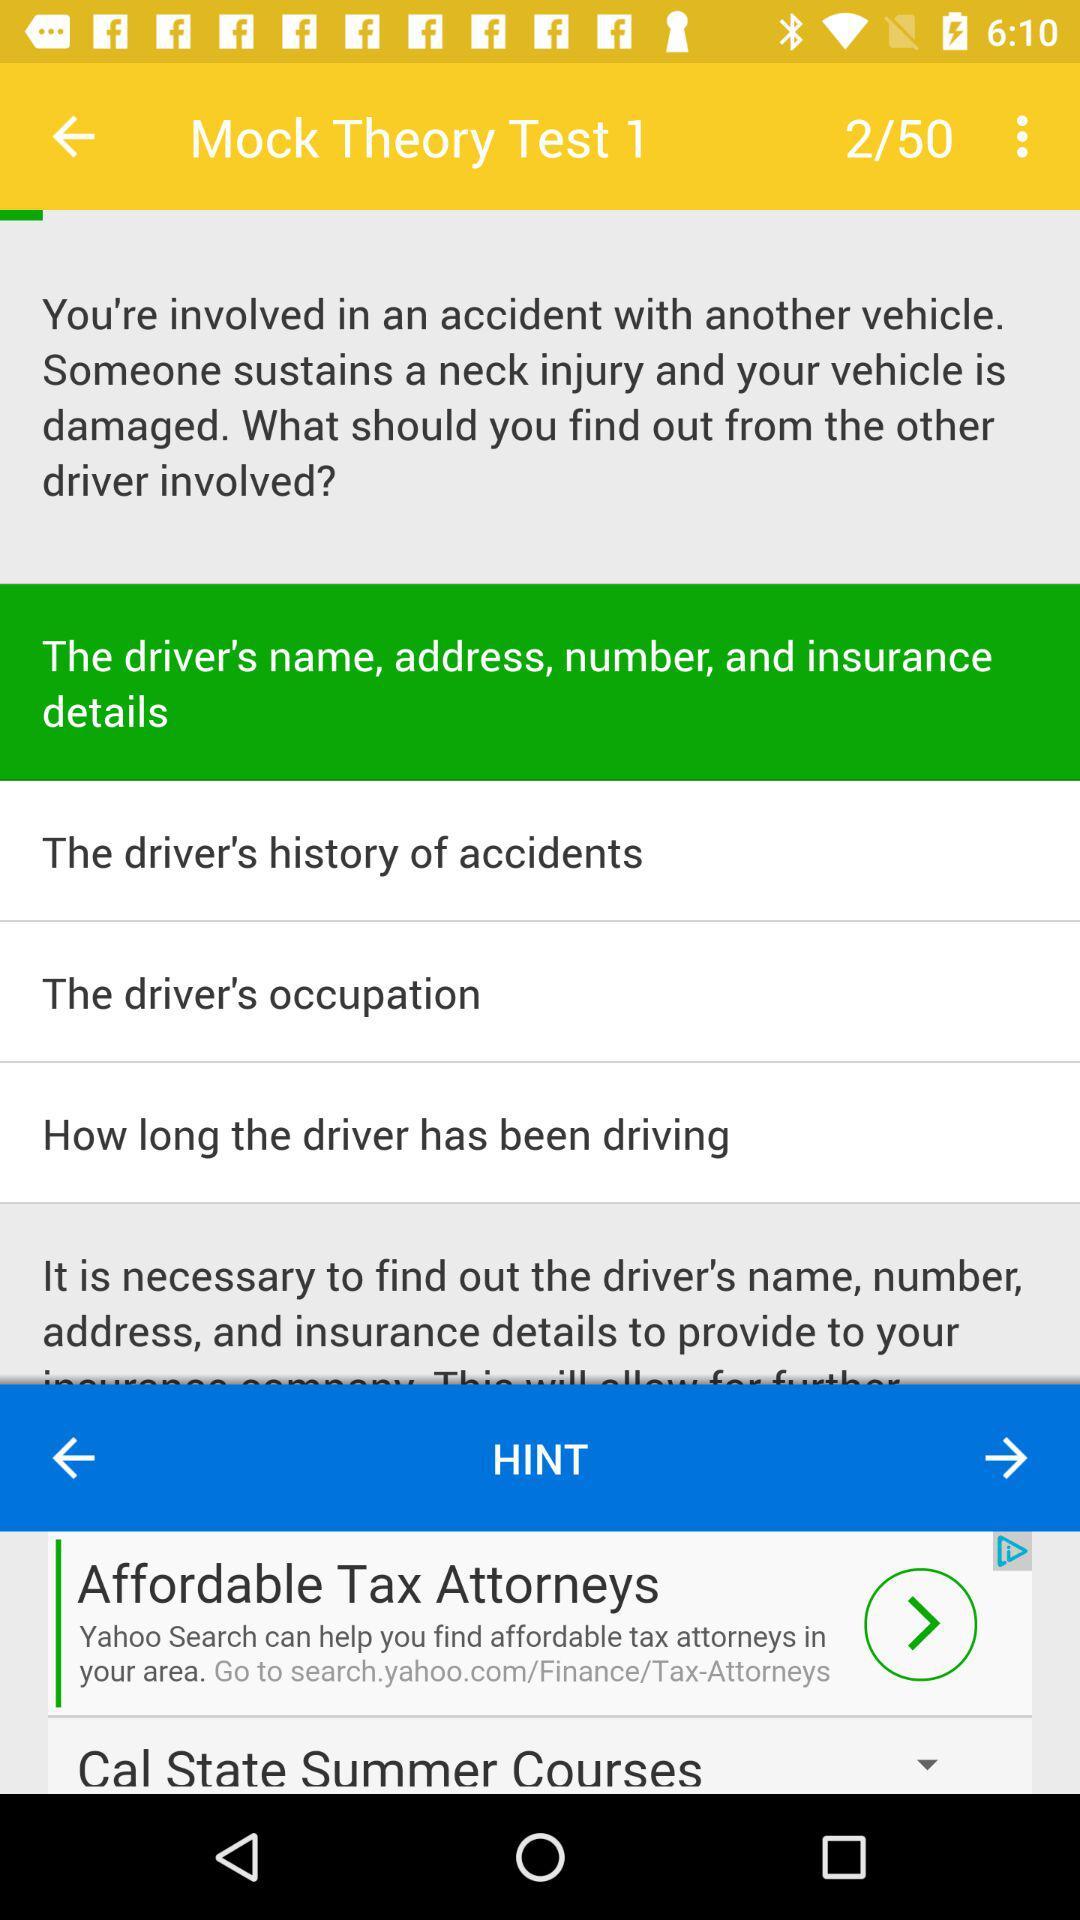 This screenshot has width=1080, height=1920. I want to click on previous, so click(72, 1458).